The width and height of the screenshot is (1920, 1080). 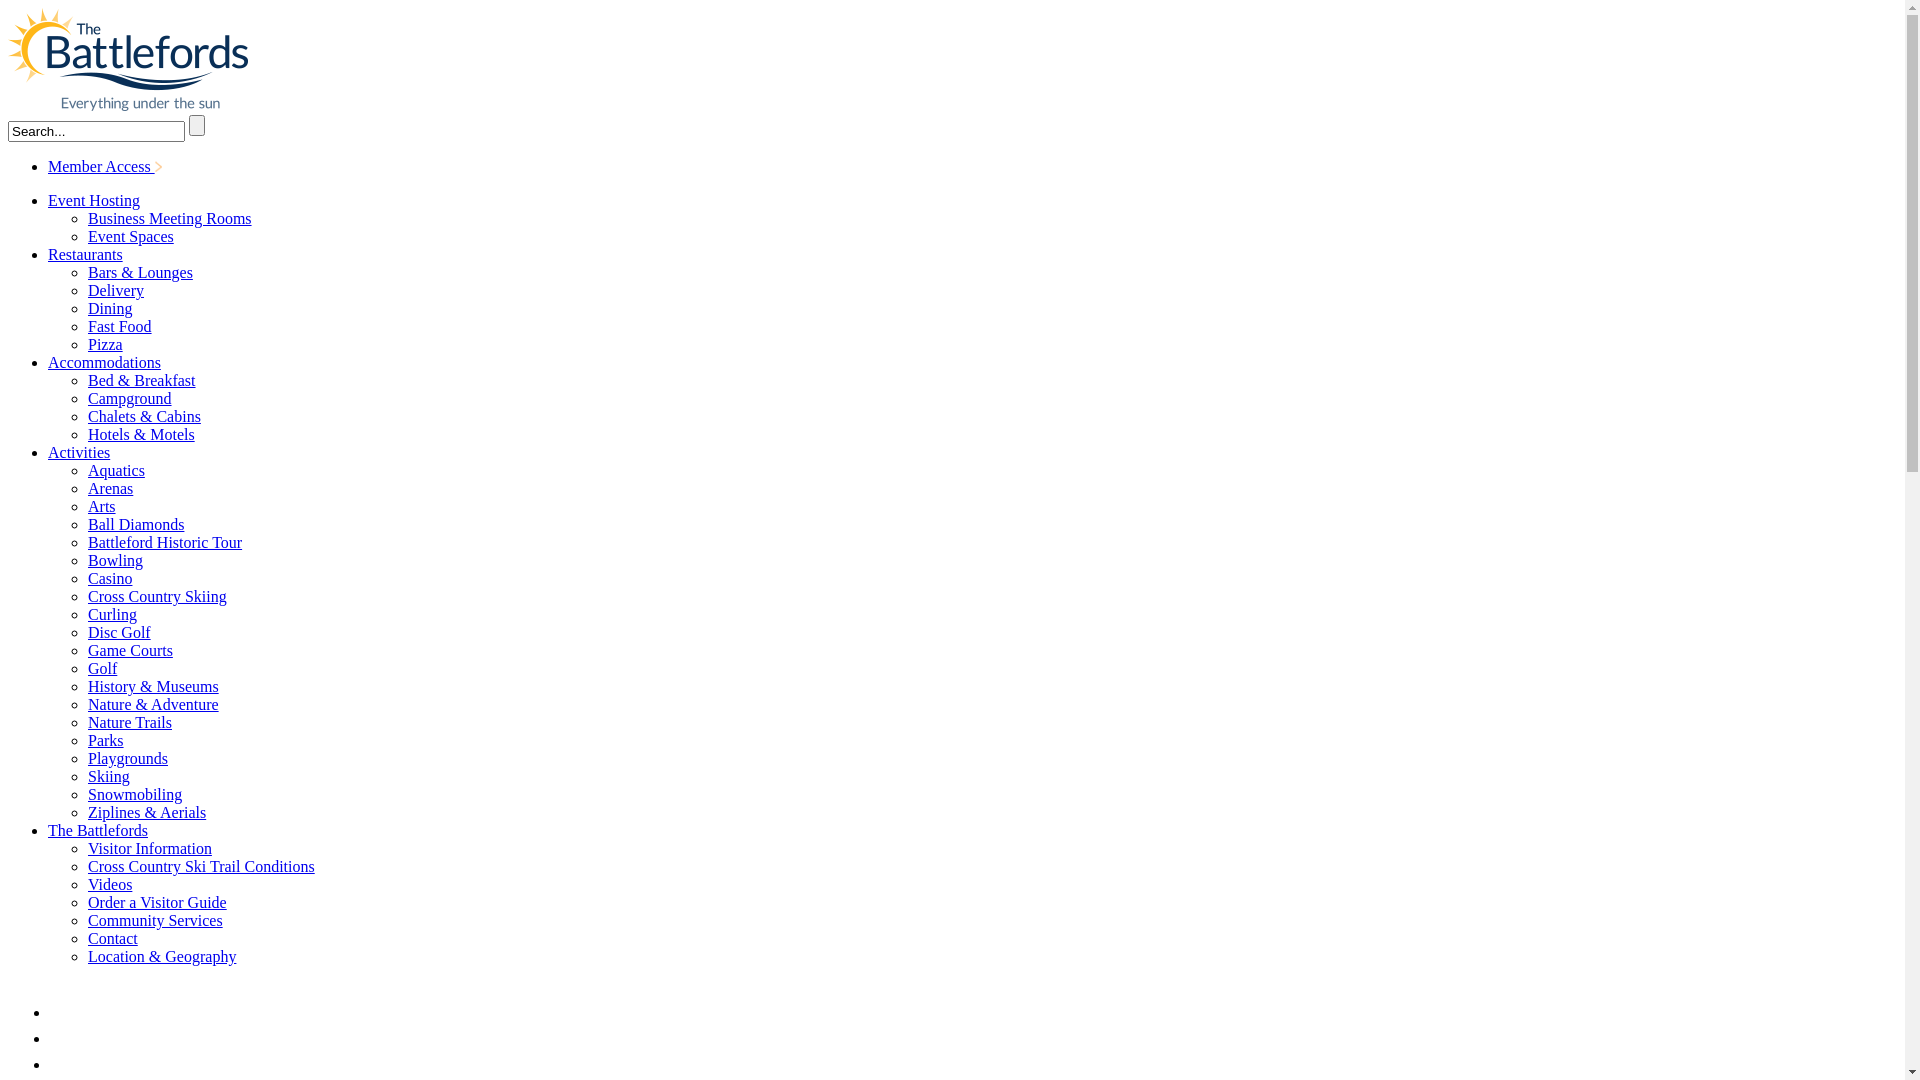 I want to click on 'Curling', so click(x=111, y=613).